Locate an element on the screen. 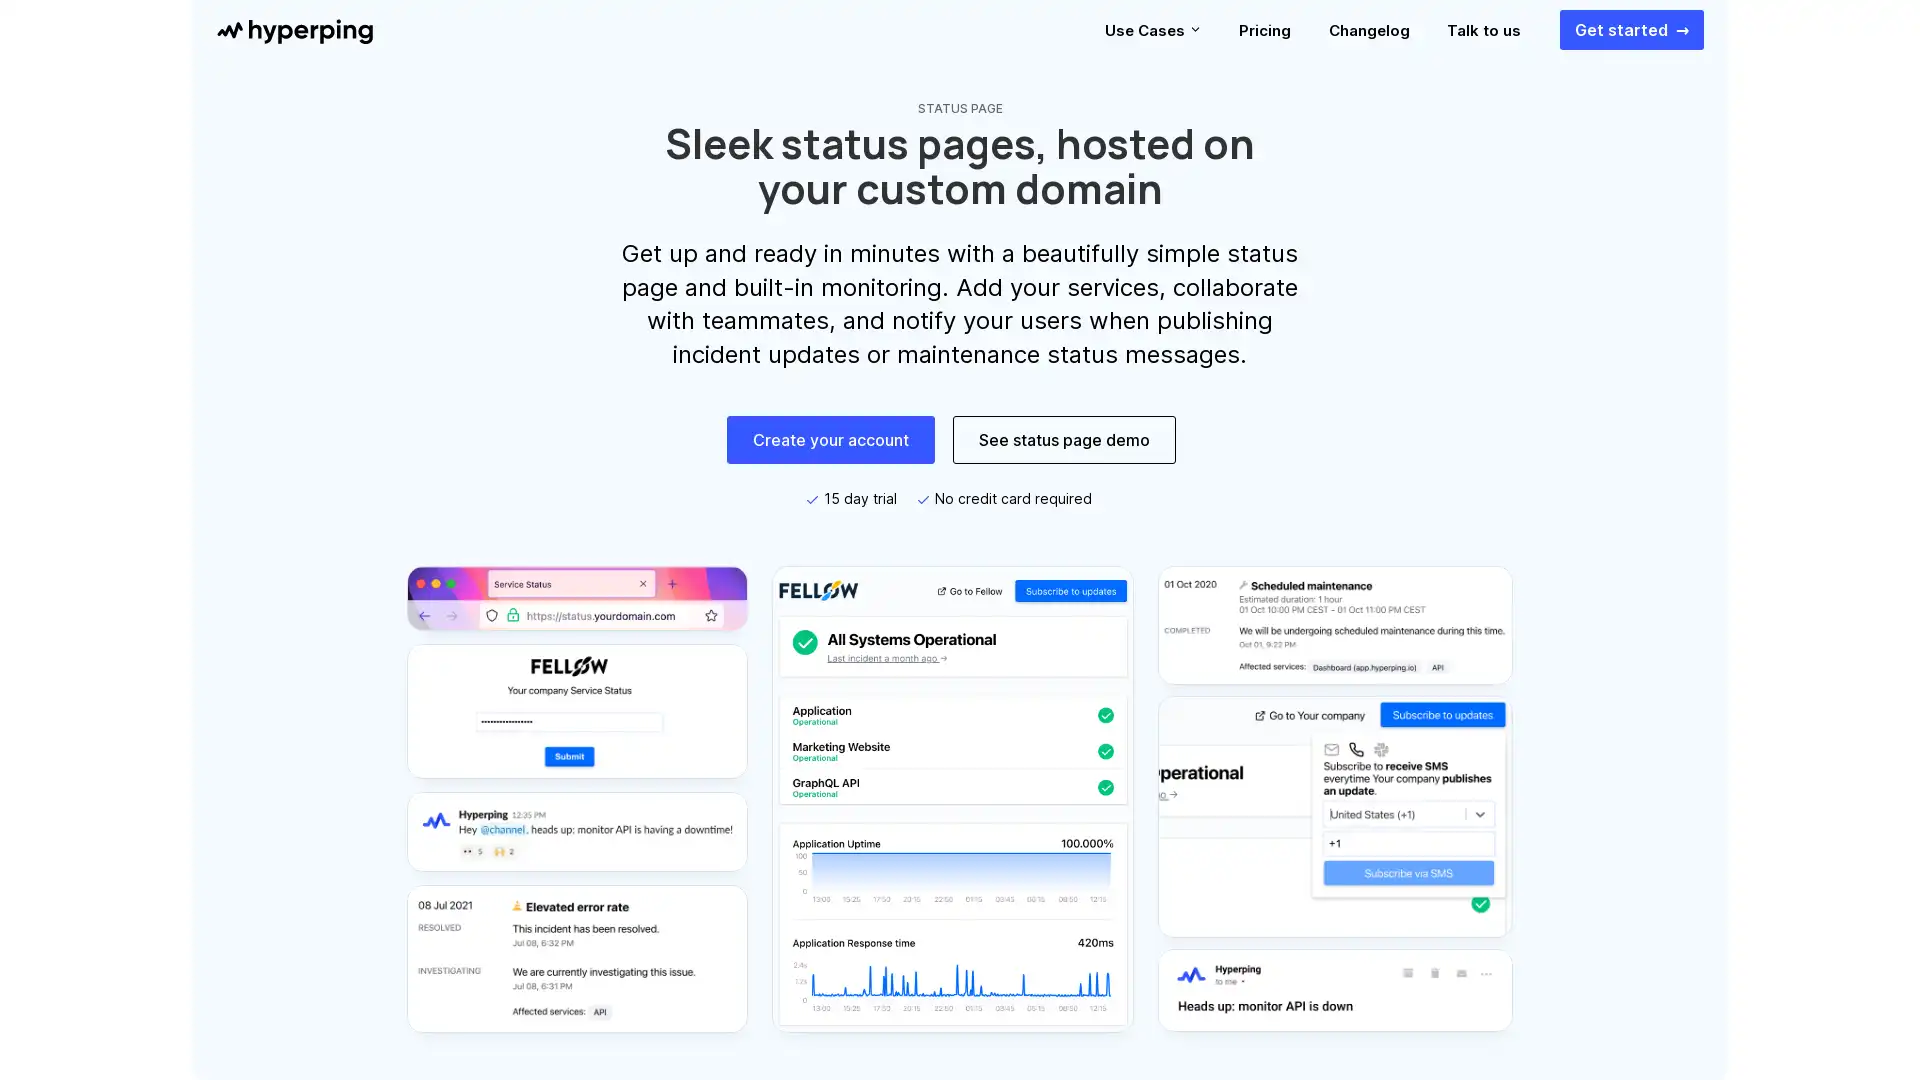 This screenshot has height=1080, width=1920. Use Cases is located at coordinates (1152, 30).